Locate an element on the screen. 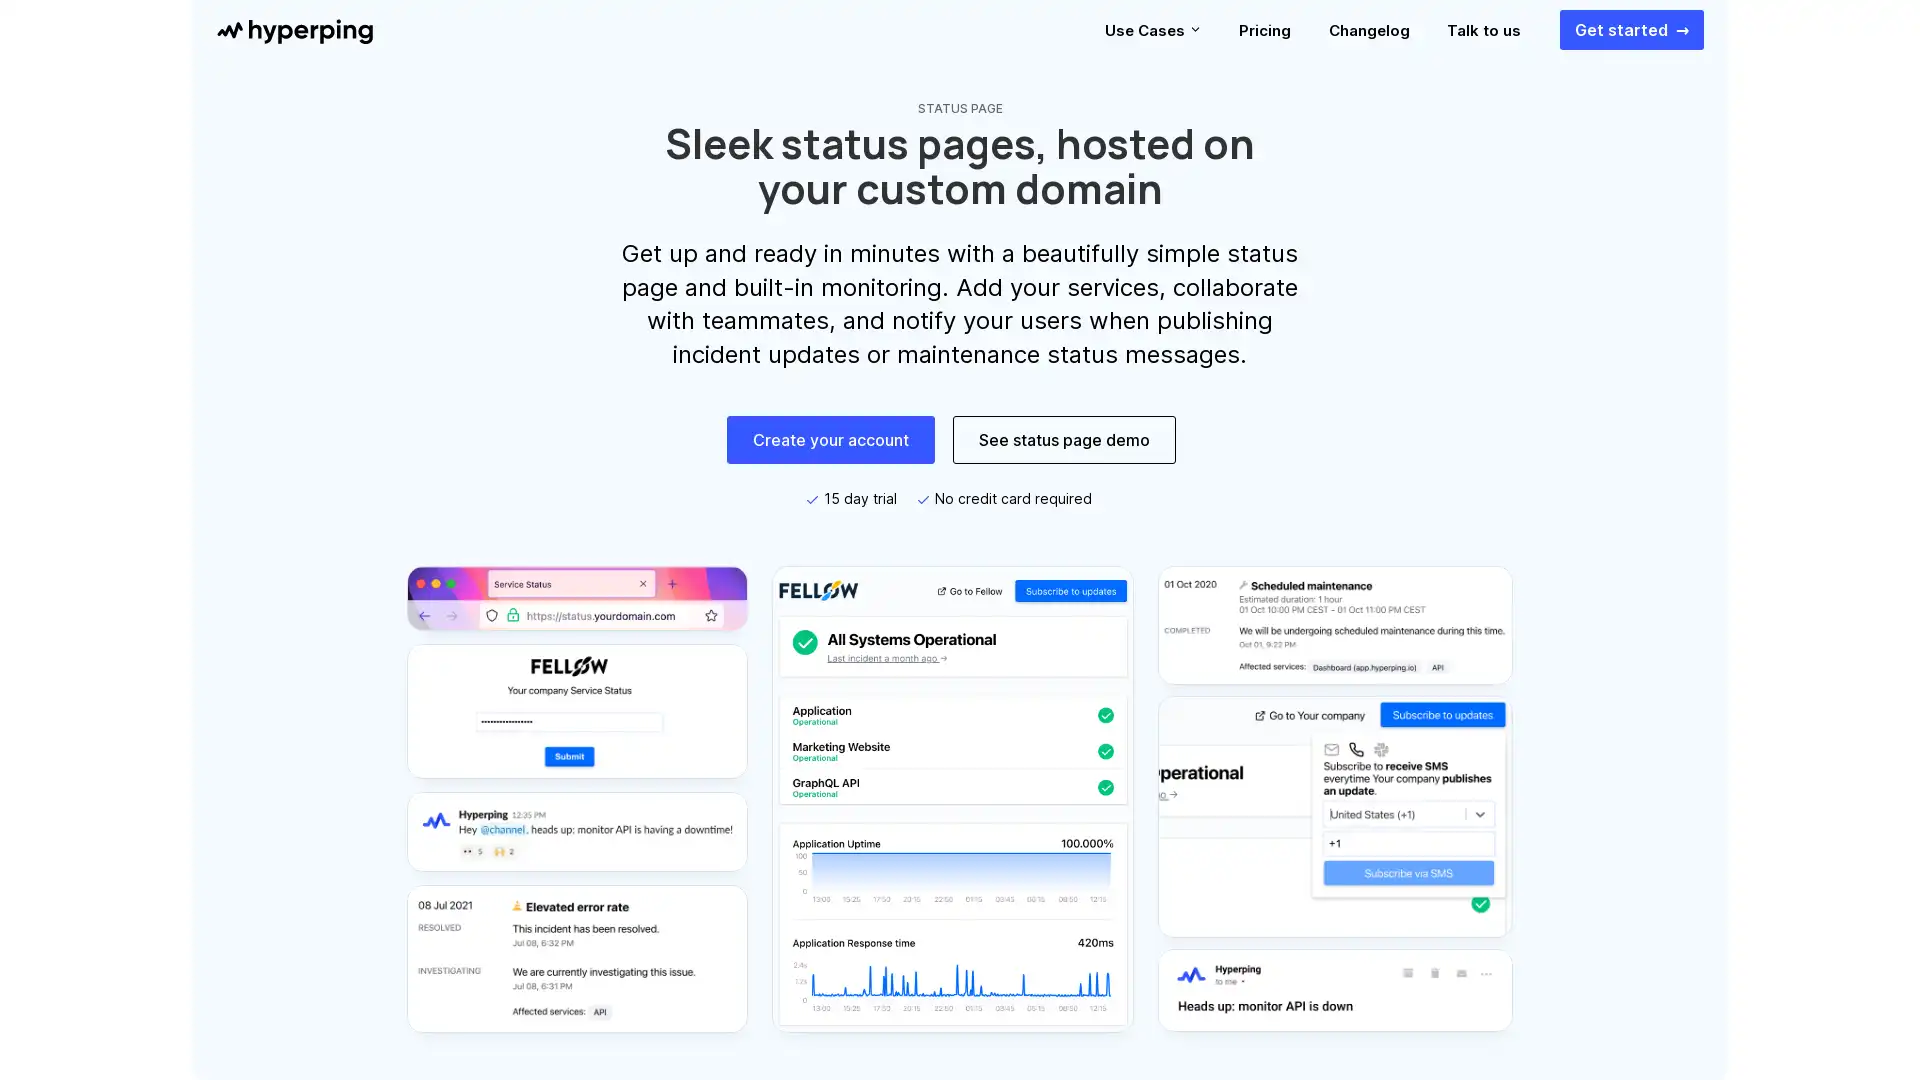 This screenshot has height=1080, width=1920. Use Cases is located at coordinates (1152, 30).